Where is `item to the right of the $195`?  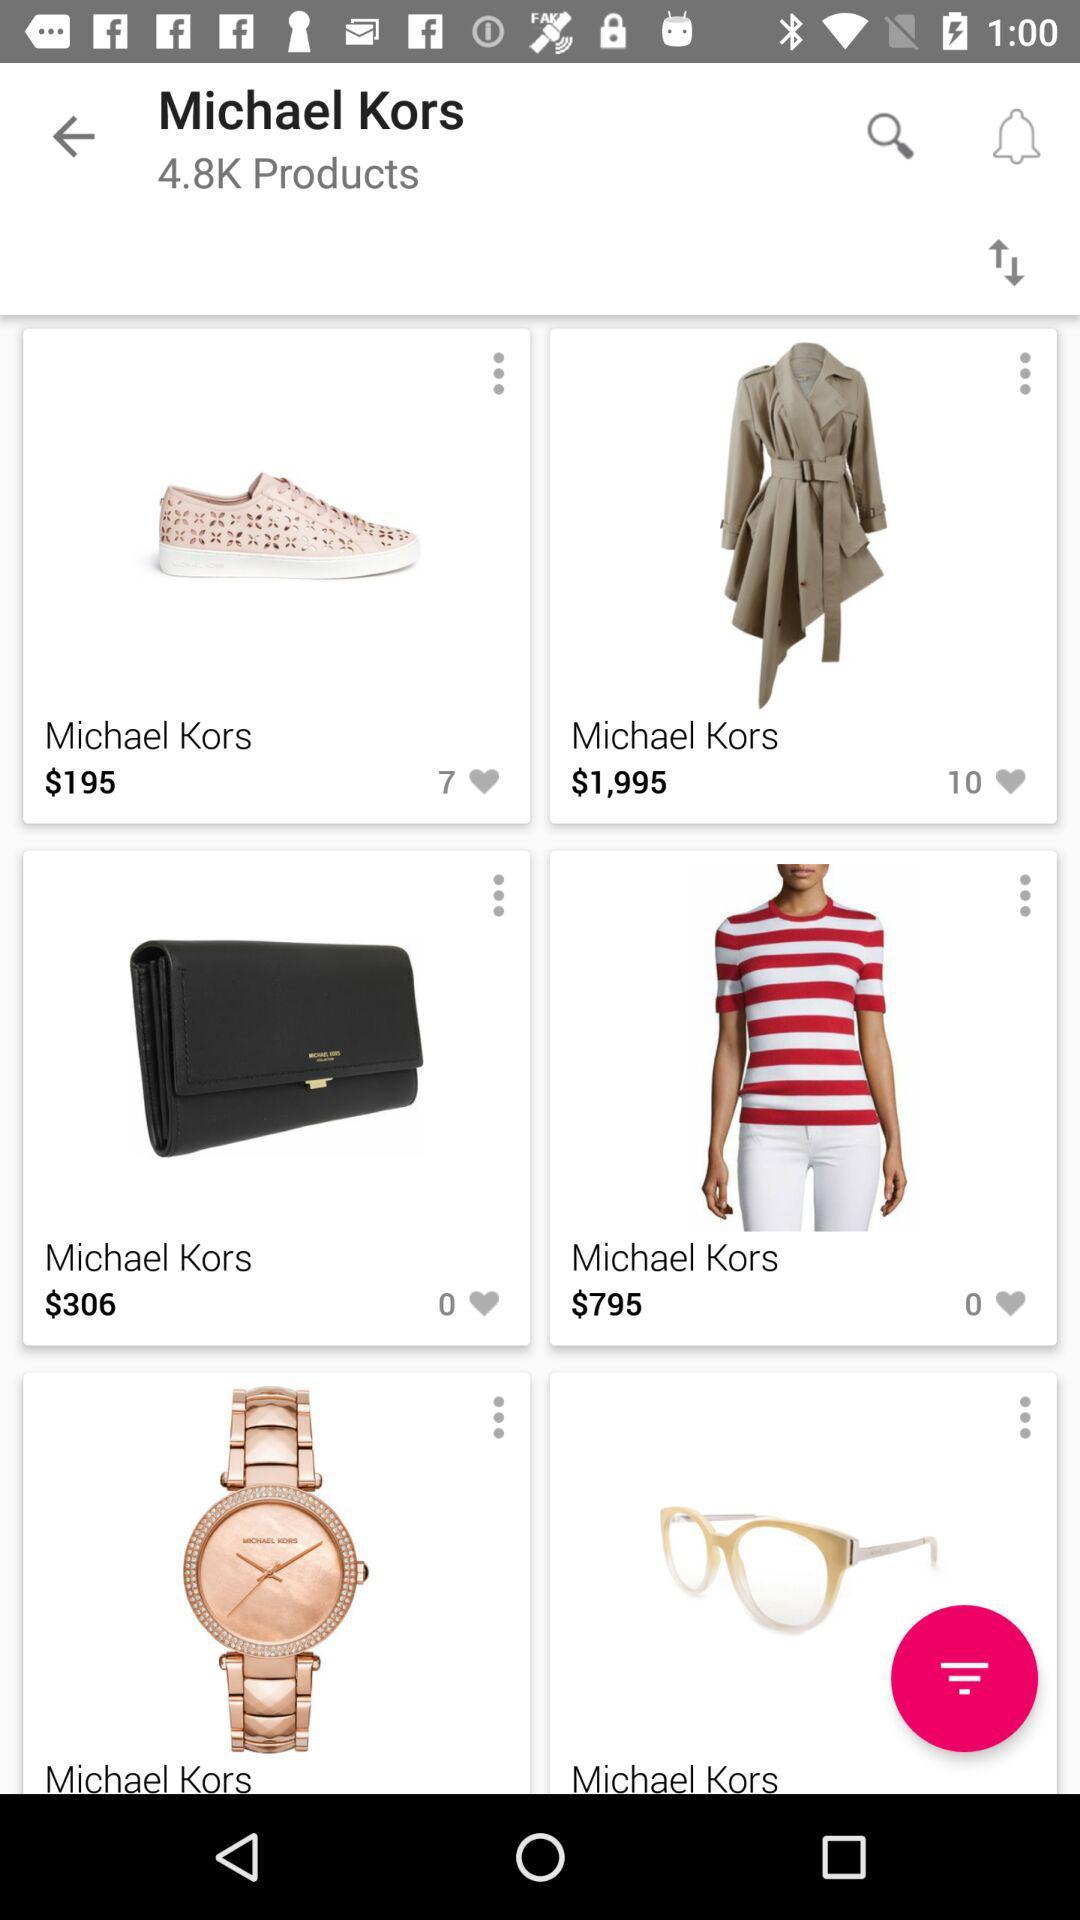
item to the right of the $195 is located at coordinates (393, 780).